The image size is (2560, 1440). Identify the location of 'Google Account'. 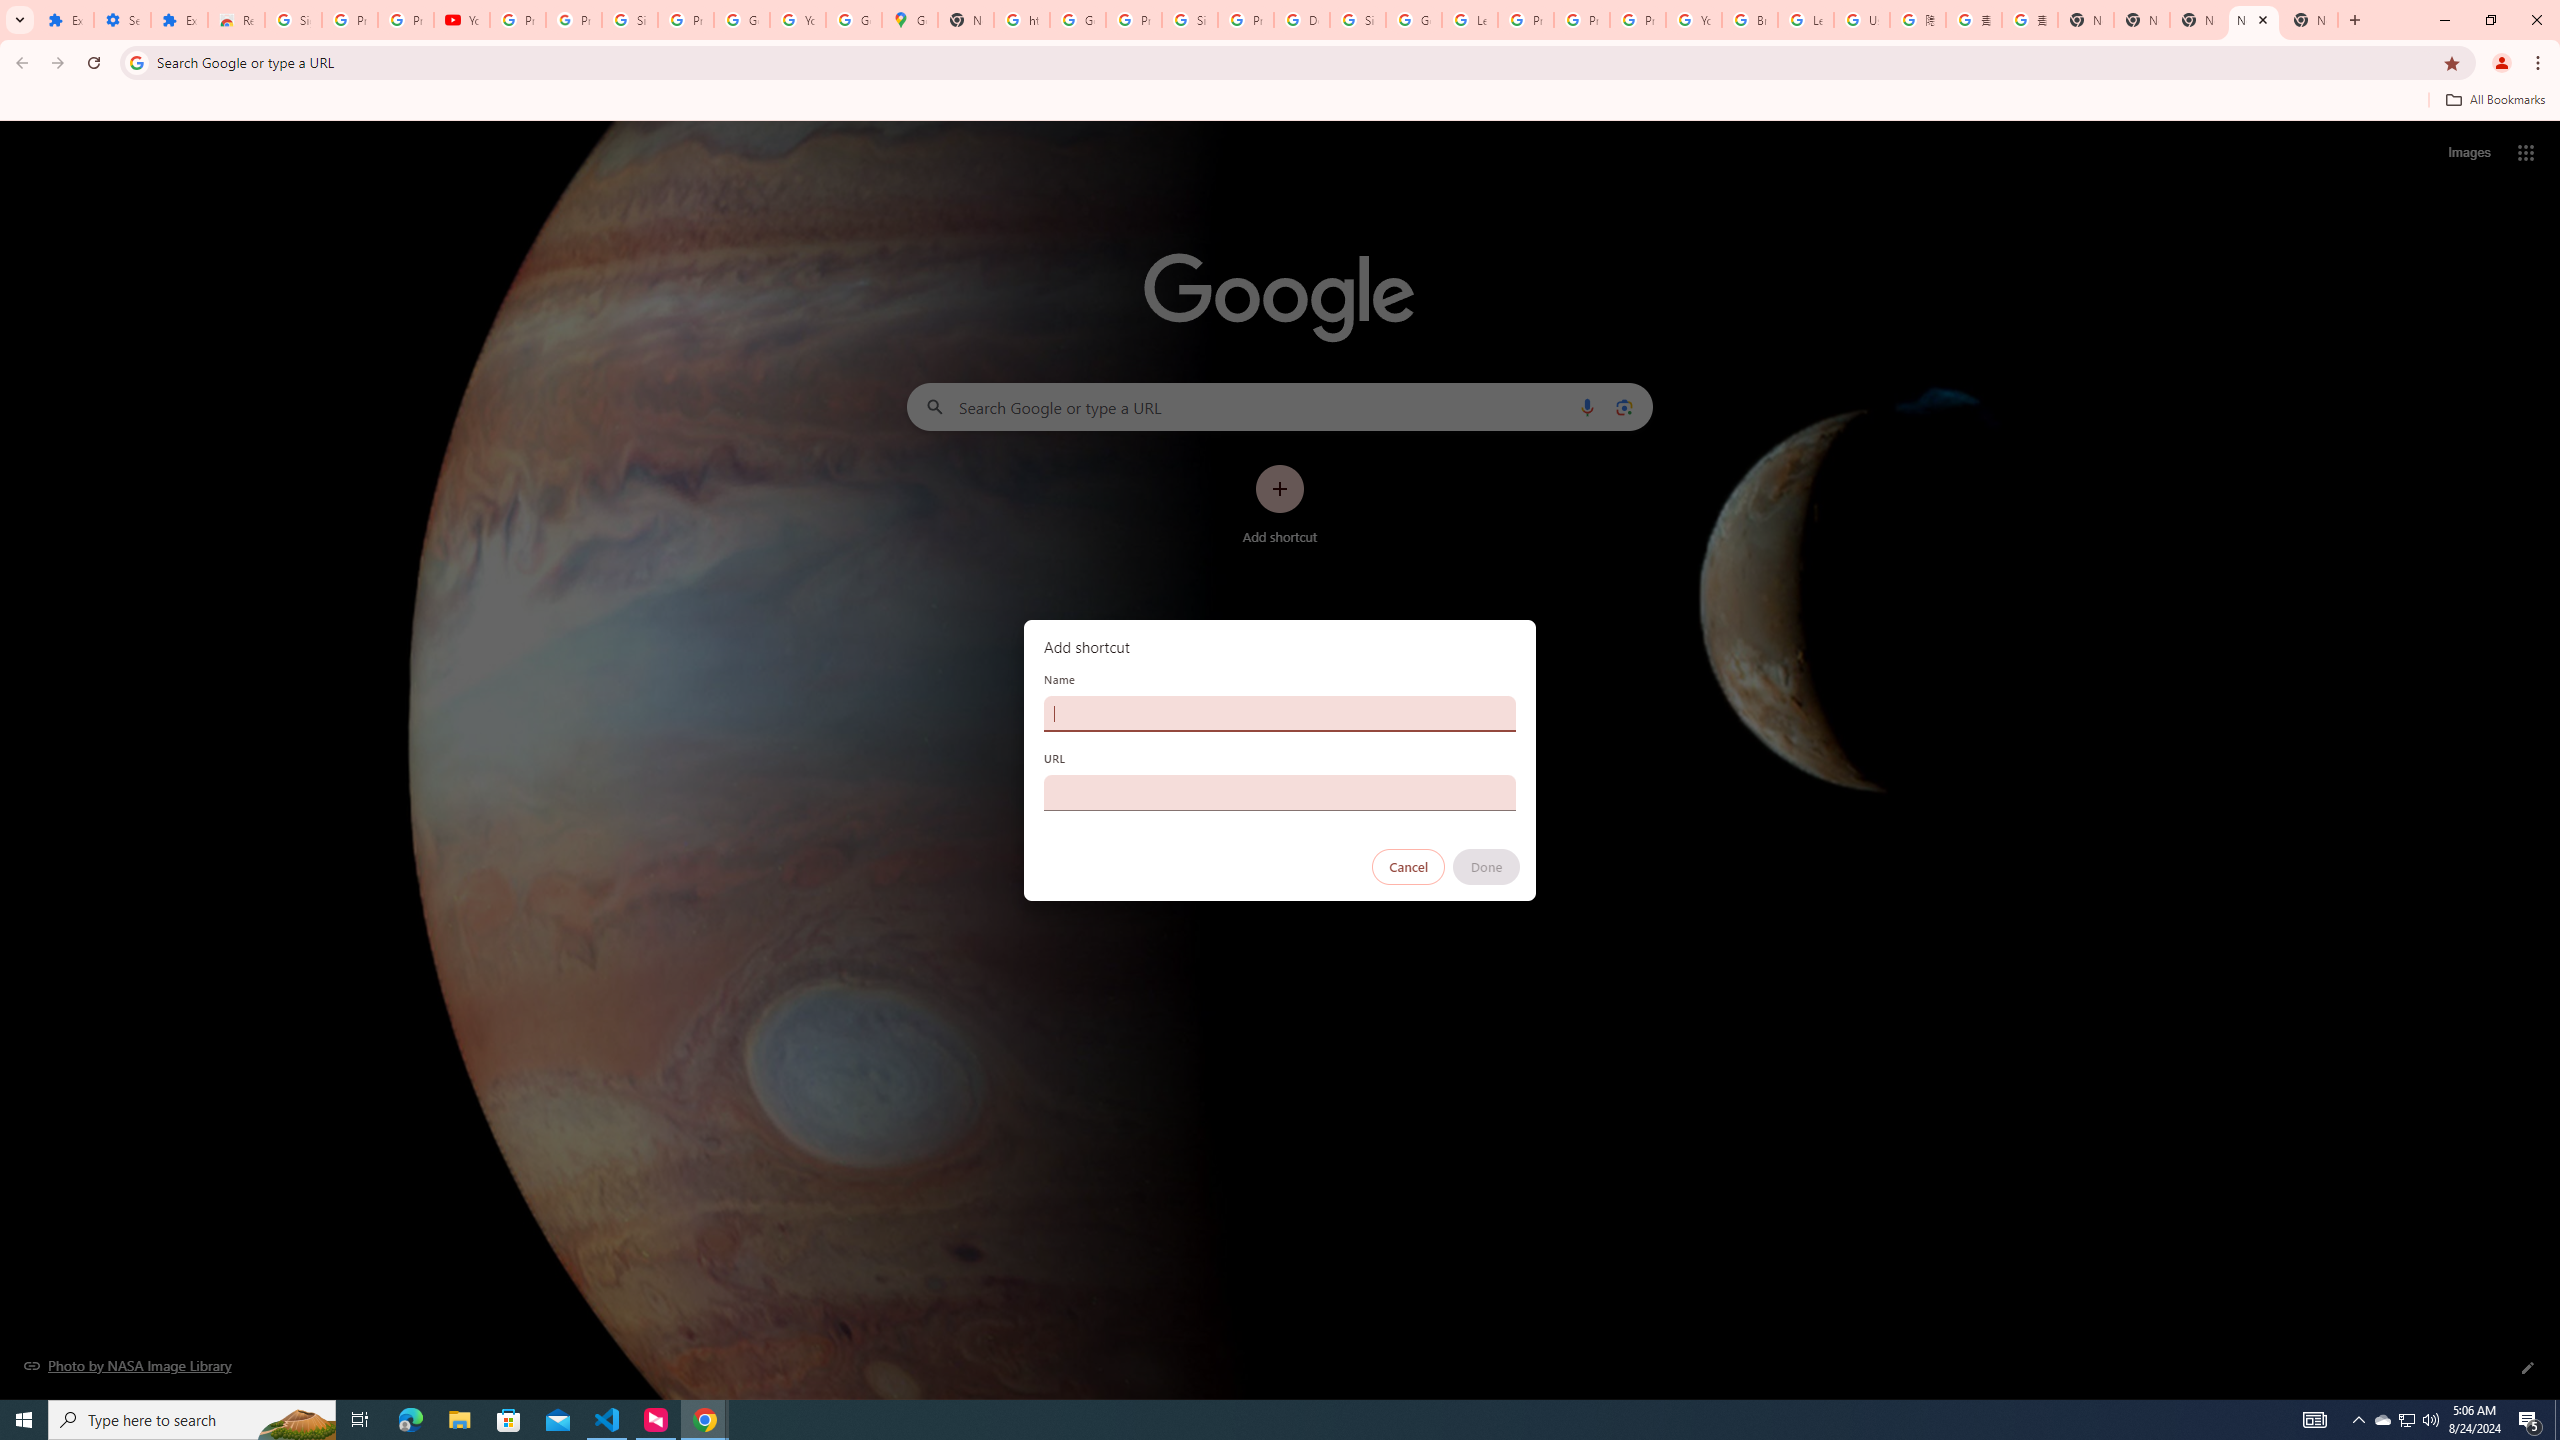
(741, 19).